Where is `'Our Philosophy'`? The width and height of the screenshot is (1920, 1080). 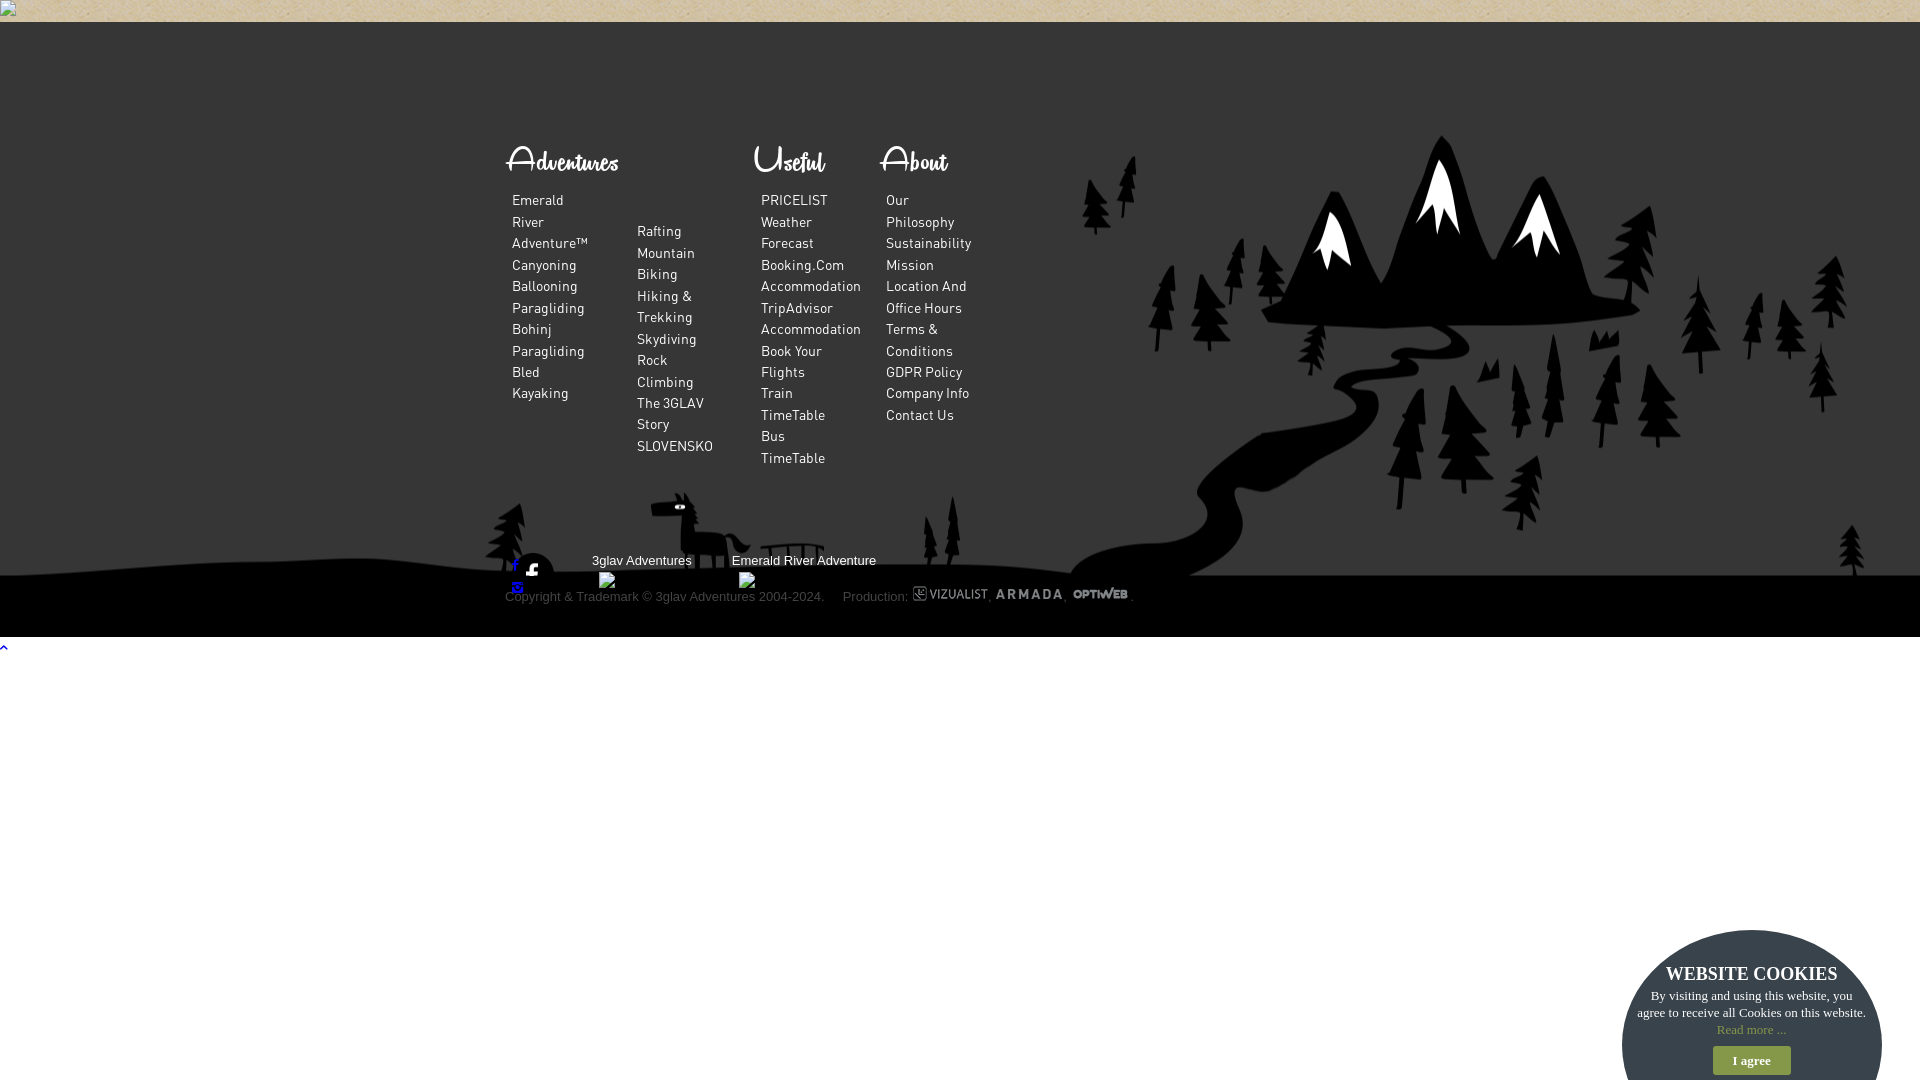
'Our Philosophy' is located at coordinates (919, 209).